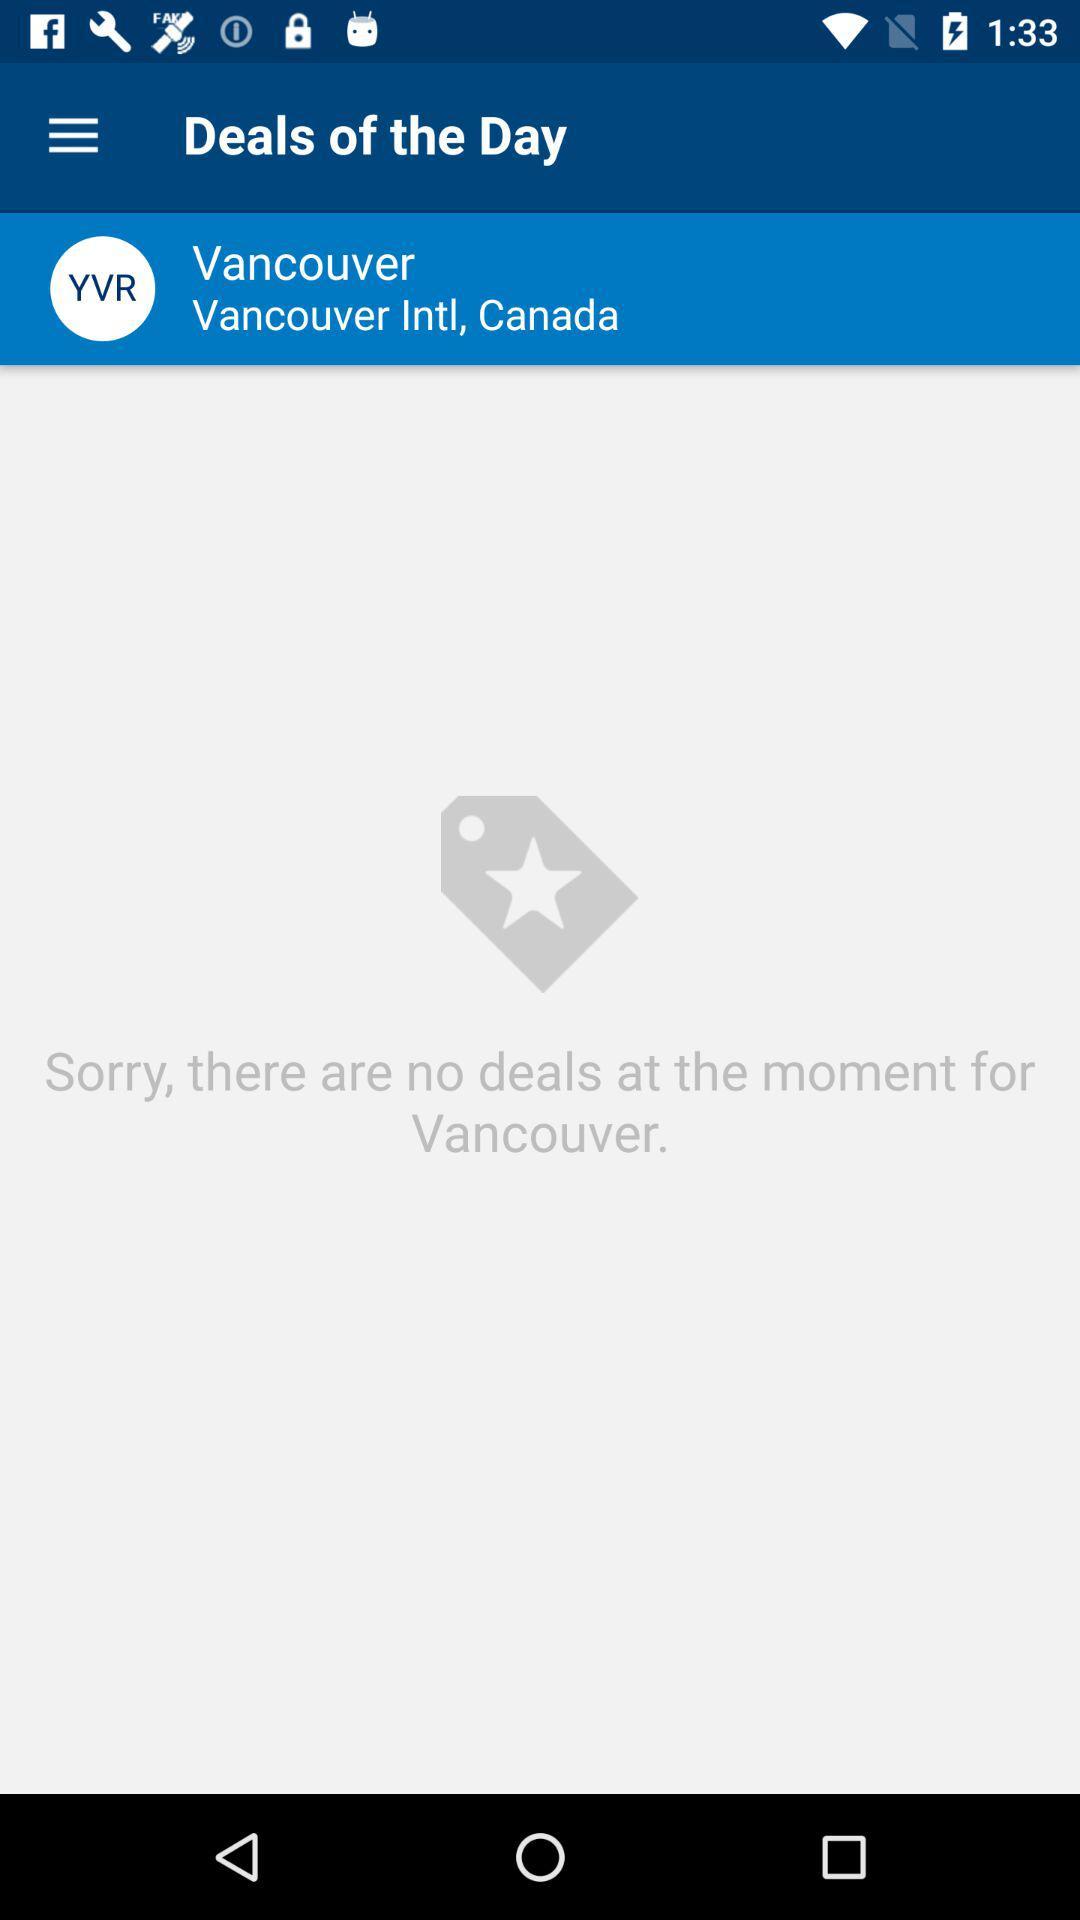 The width and height of the screenshot is (1080, 1920). What do you see at coordinates (72, 135) in the screenshot?
I see `the icon to the left of the deals of the icon` at bounding box center [72, 135].